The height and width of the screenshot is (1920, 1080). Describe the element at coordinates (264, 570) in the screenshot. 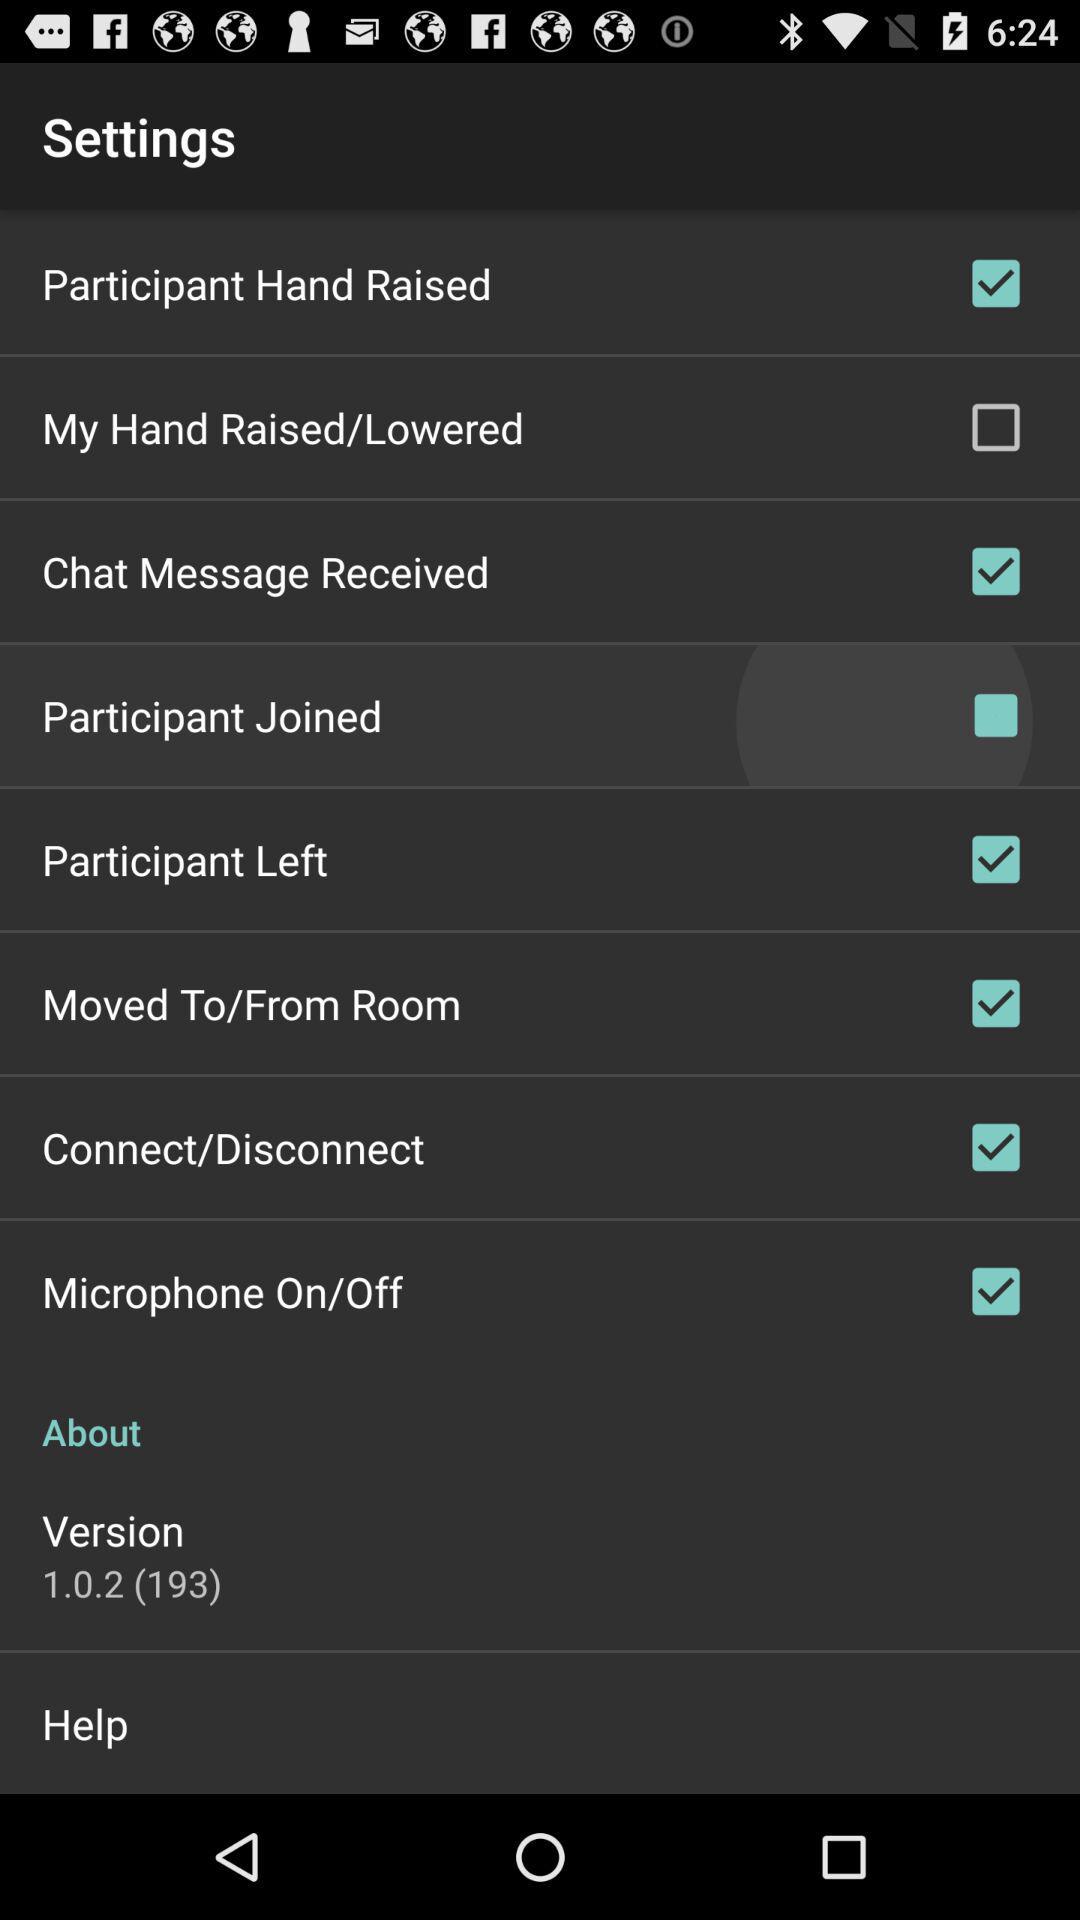

I see `item above participant joined item` at that location.